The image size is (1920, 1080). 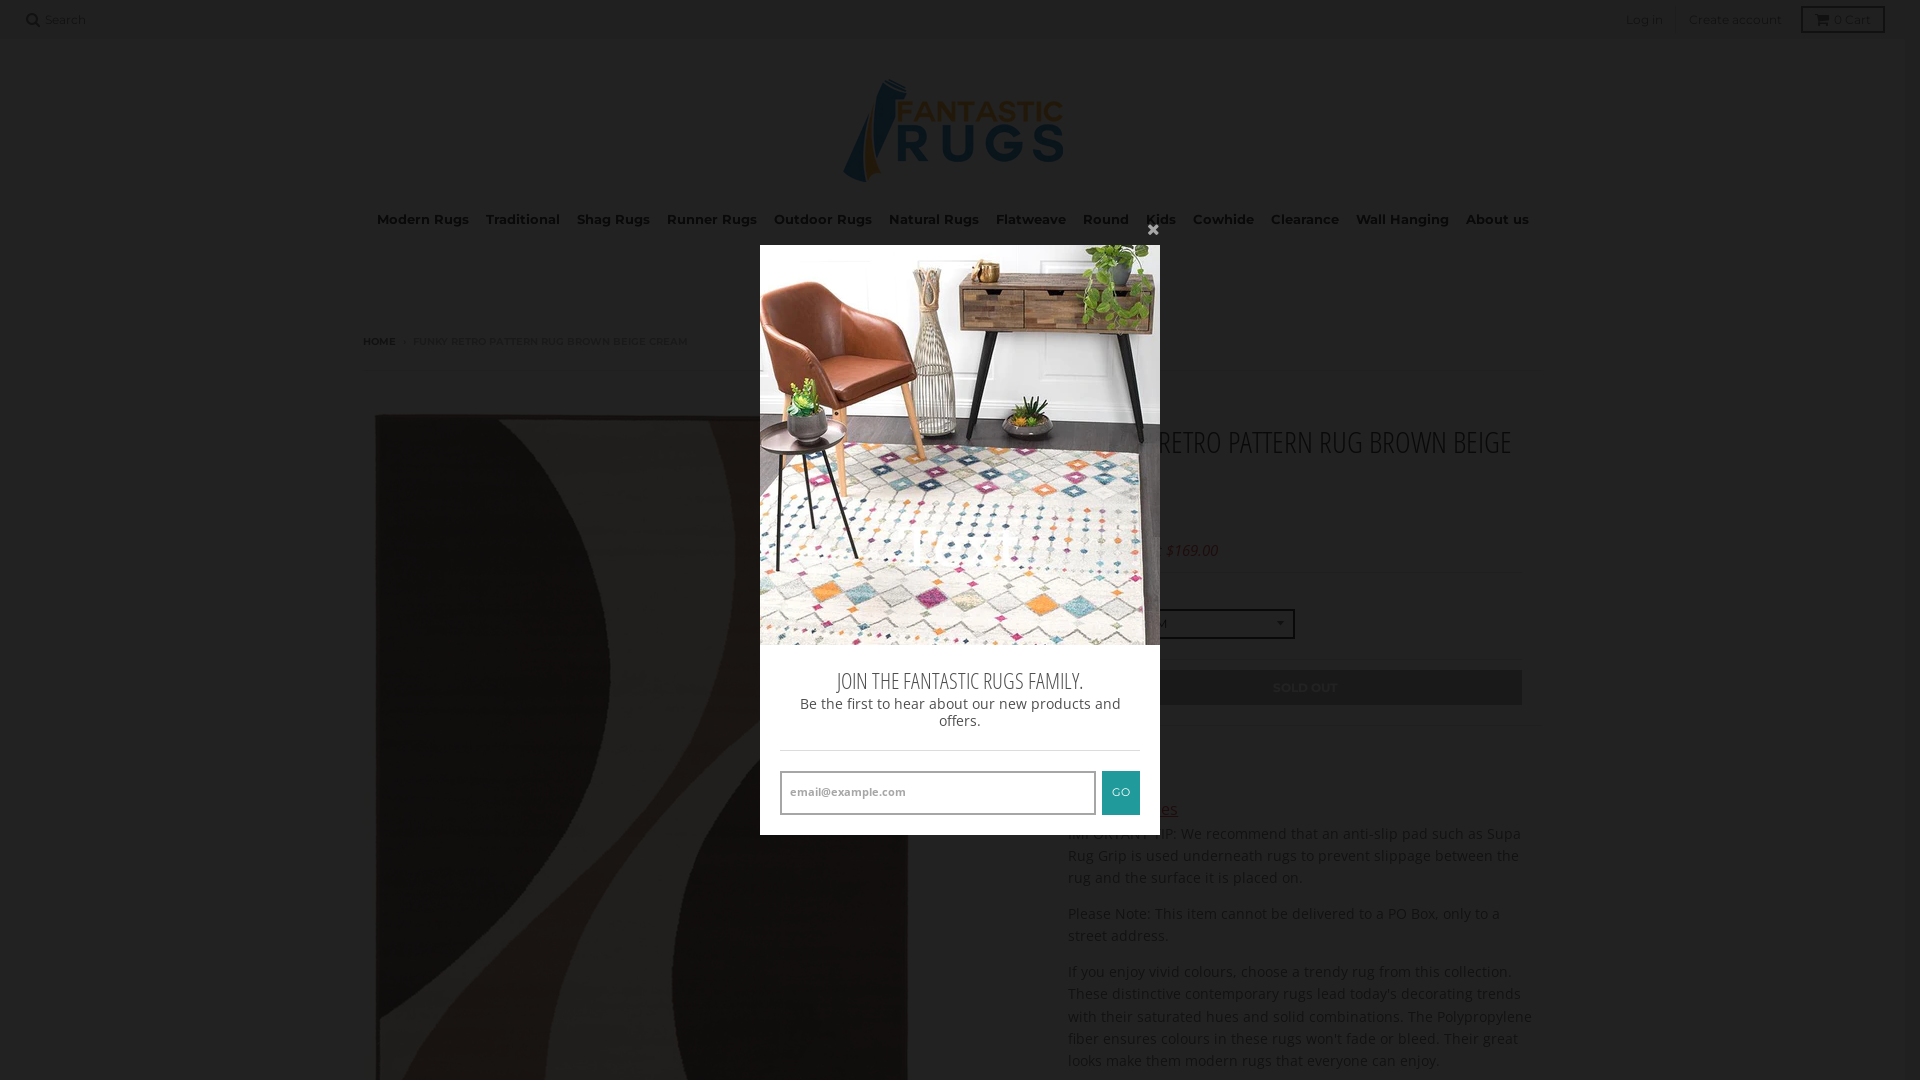 I want to click on 'Traditional', so click(x=522, y=219).